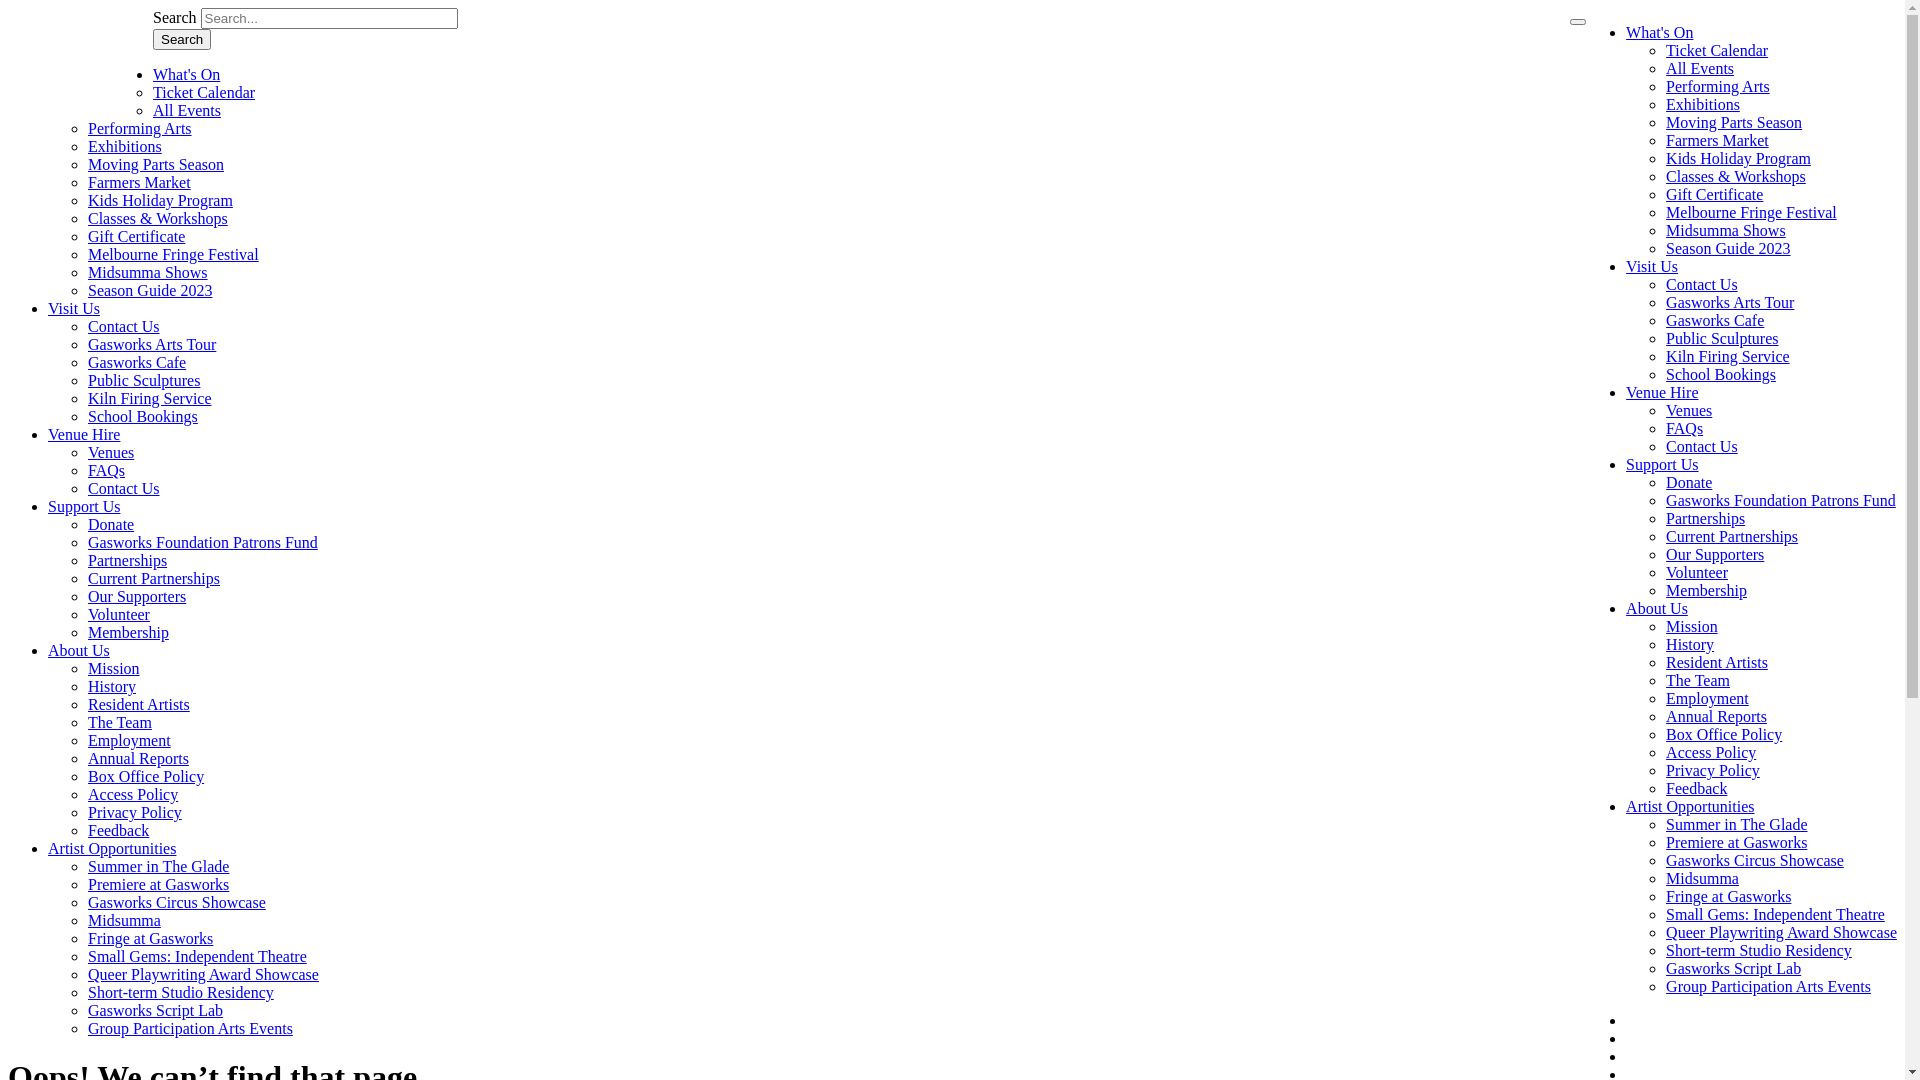 The width and height of the screenshot is (1920, 1080). What do you see at coordinates (1735, 175) in the screenshot?
I see `'Classes & Workshops'` at bounding box center [1735, 175].